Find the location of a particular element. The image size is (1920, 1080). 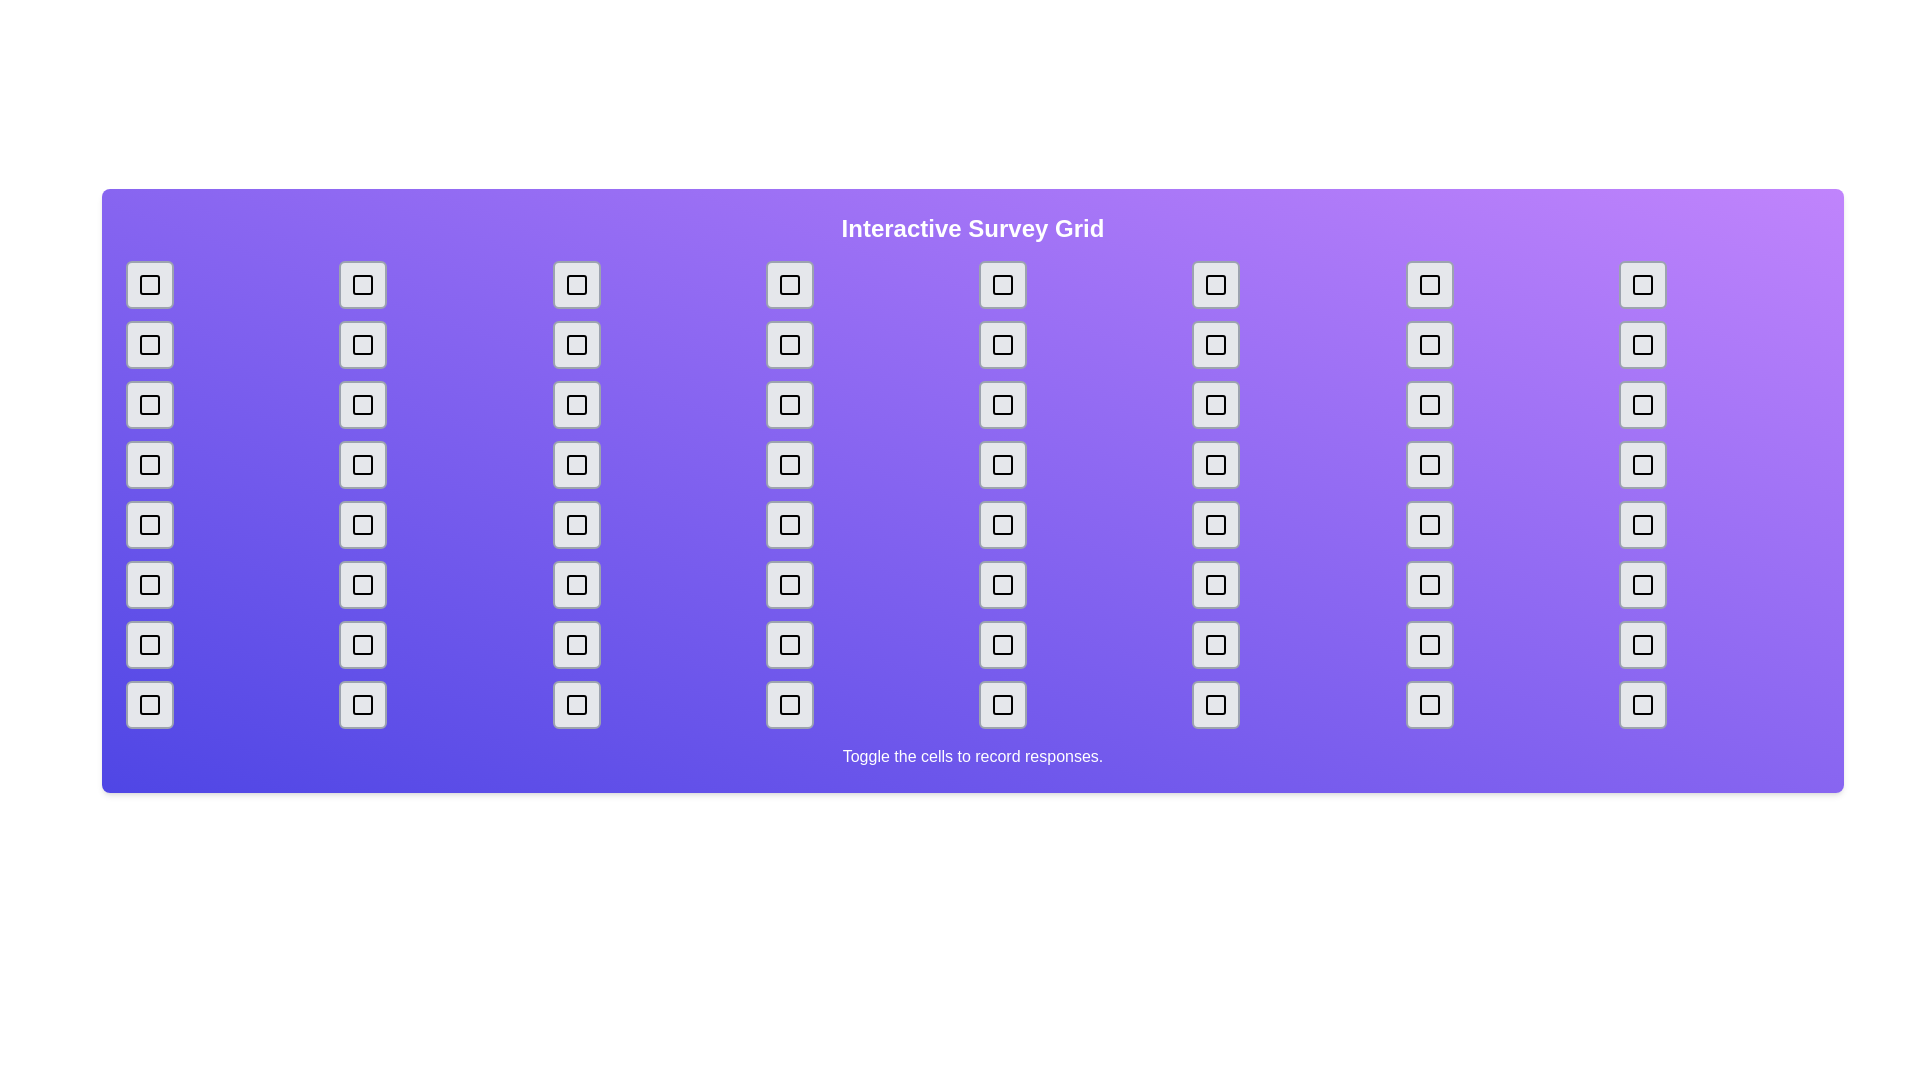

the title 'Interactive Survey Grid' to focus on it is located at coordinates (973, 227).